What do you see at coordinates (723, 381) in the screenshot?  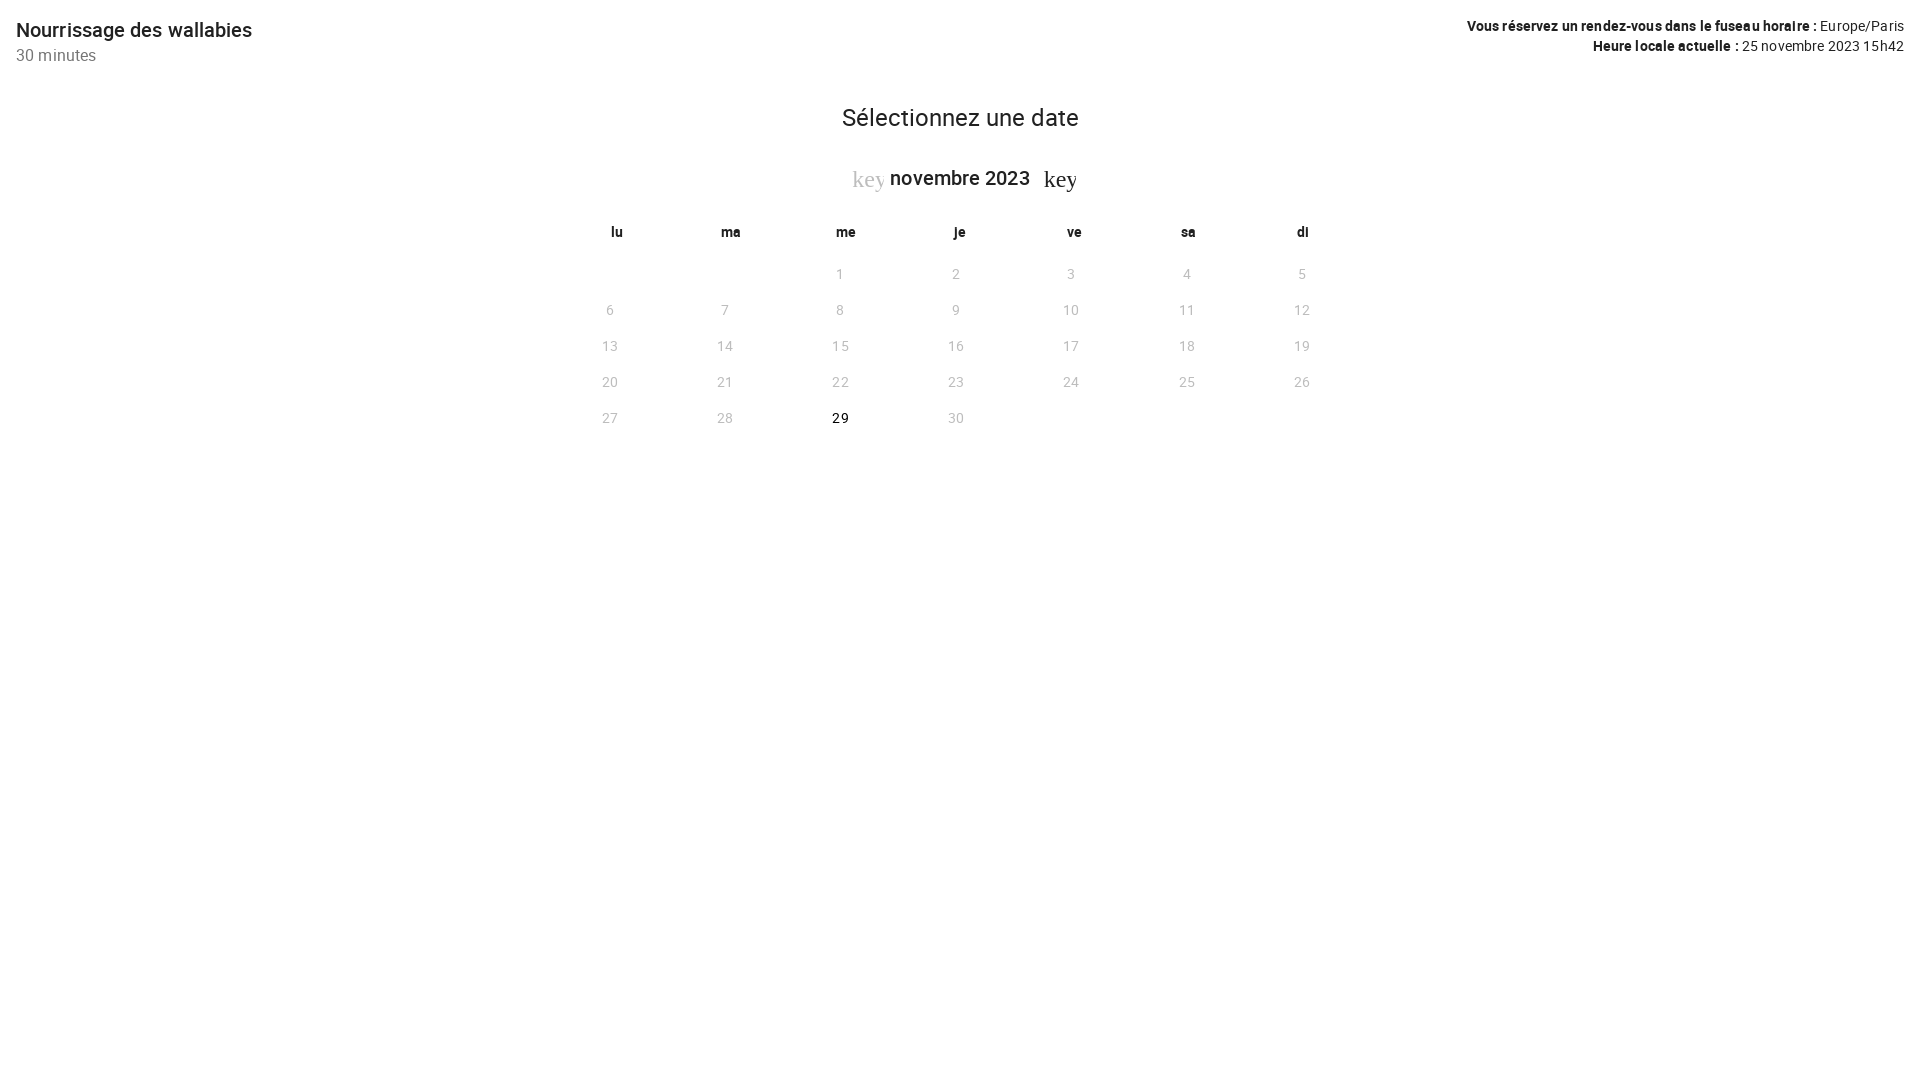 I see `'21'` at bounding box center [723, 381].